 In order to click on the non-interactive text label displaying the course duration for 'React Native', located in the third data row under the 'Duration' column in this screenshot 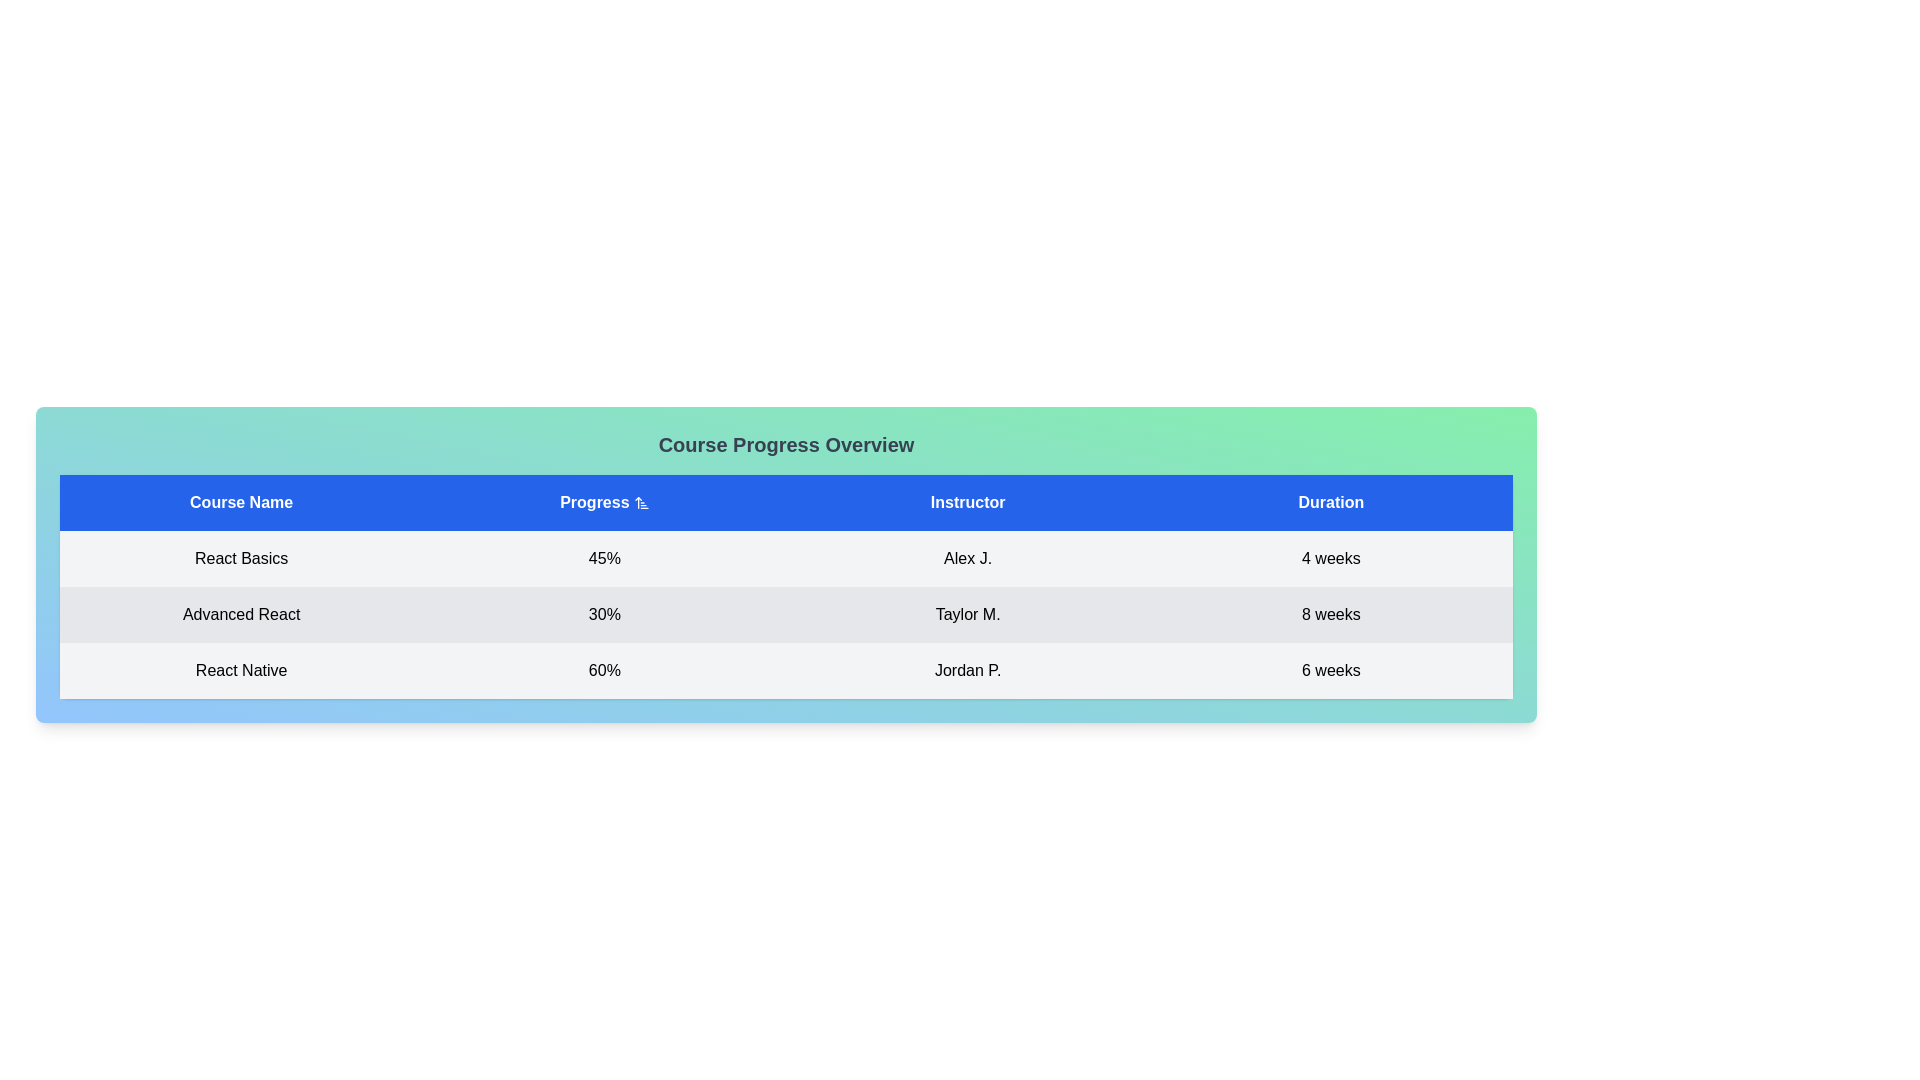, I will do `click(1331, 671)`.